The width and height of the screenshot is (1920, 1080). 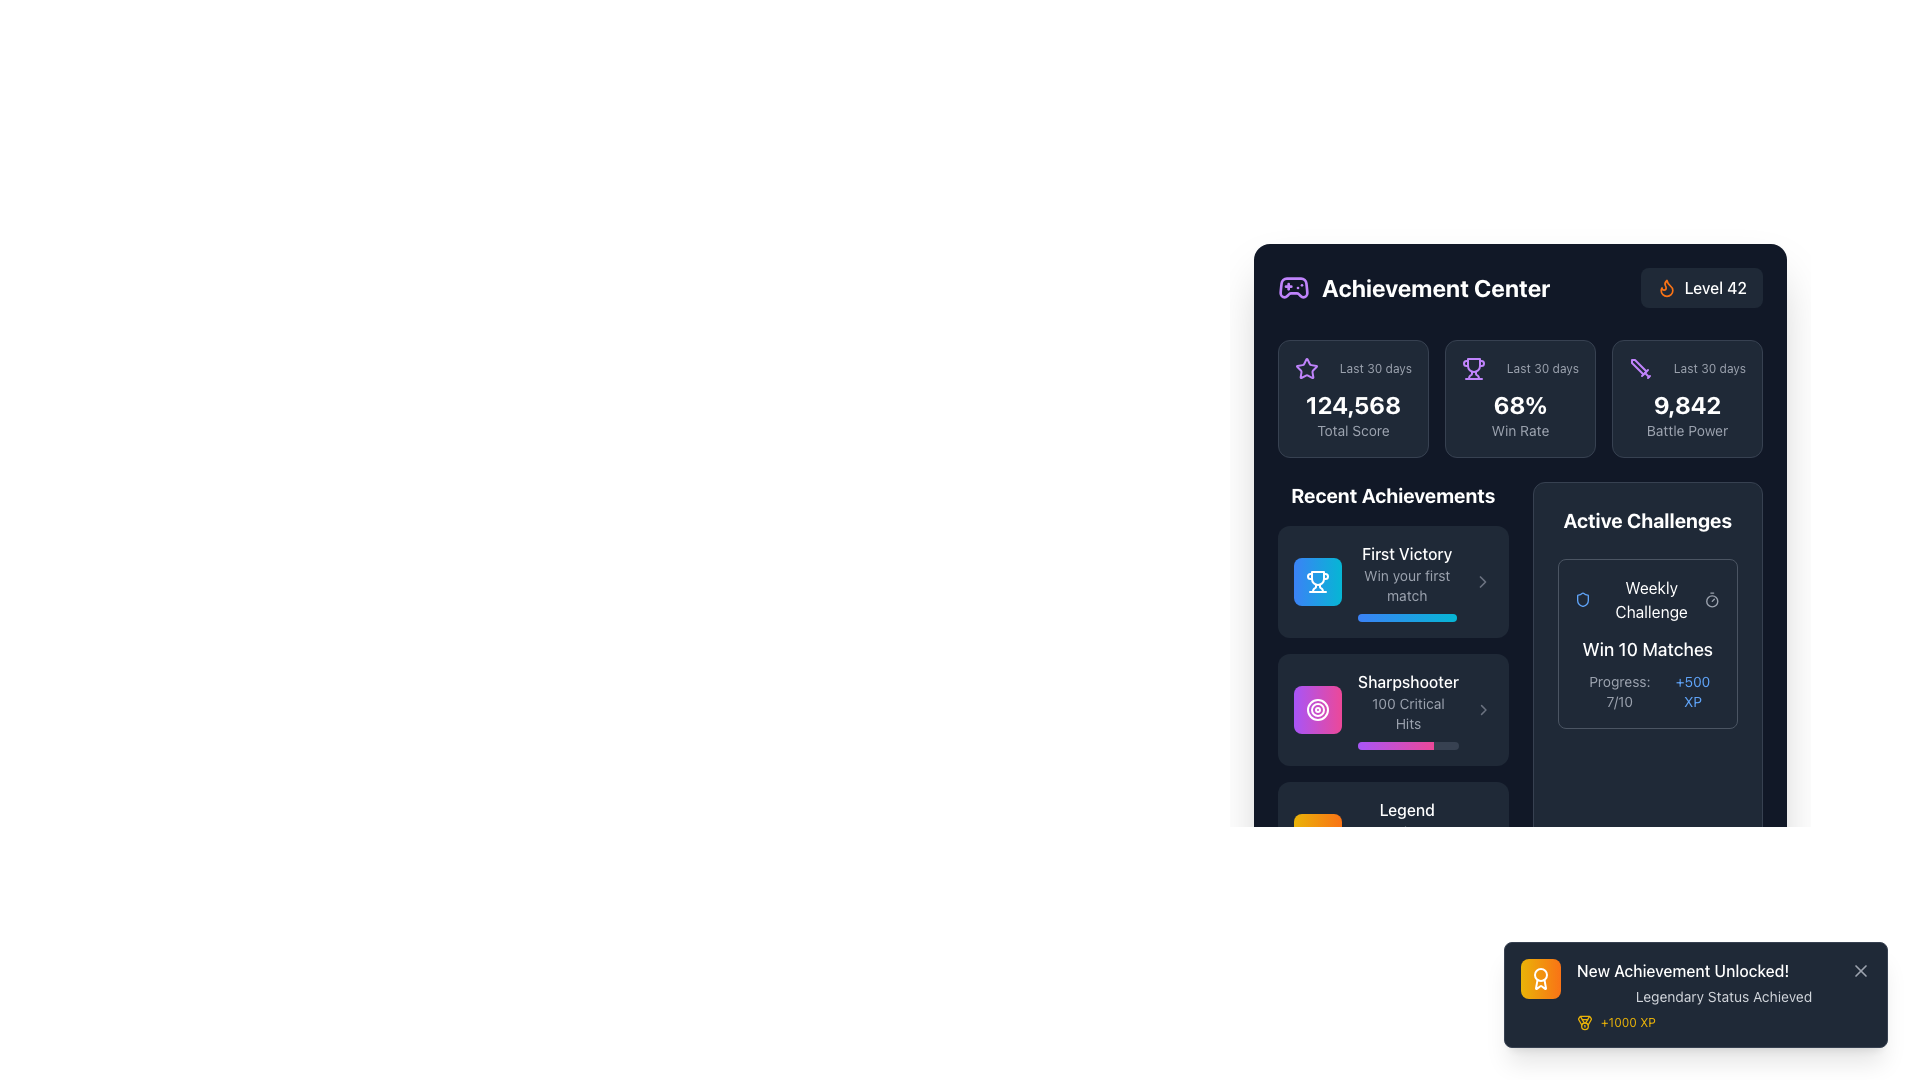 I want to click on the Statistical display unit in the Achievement Center section that shows the user's total score for the past 30 days, located in the upper-left corner among the stats cards, so click(x=1353, y=414).